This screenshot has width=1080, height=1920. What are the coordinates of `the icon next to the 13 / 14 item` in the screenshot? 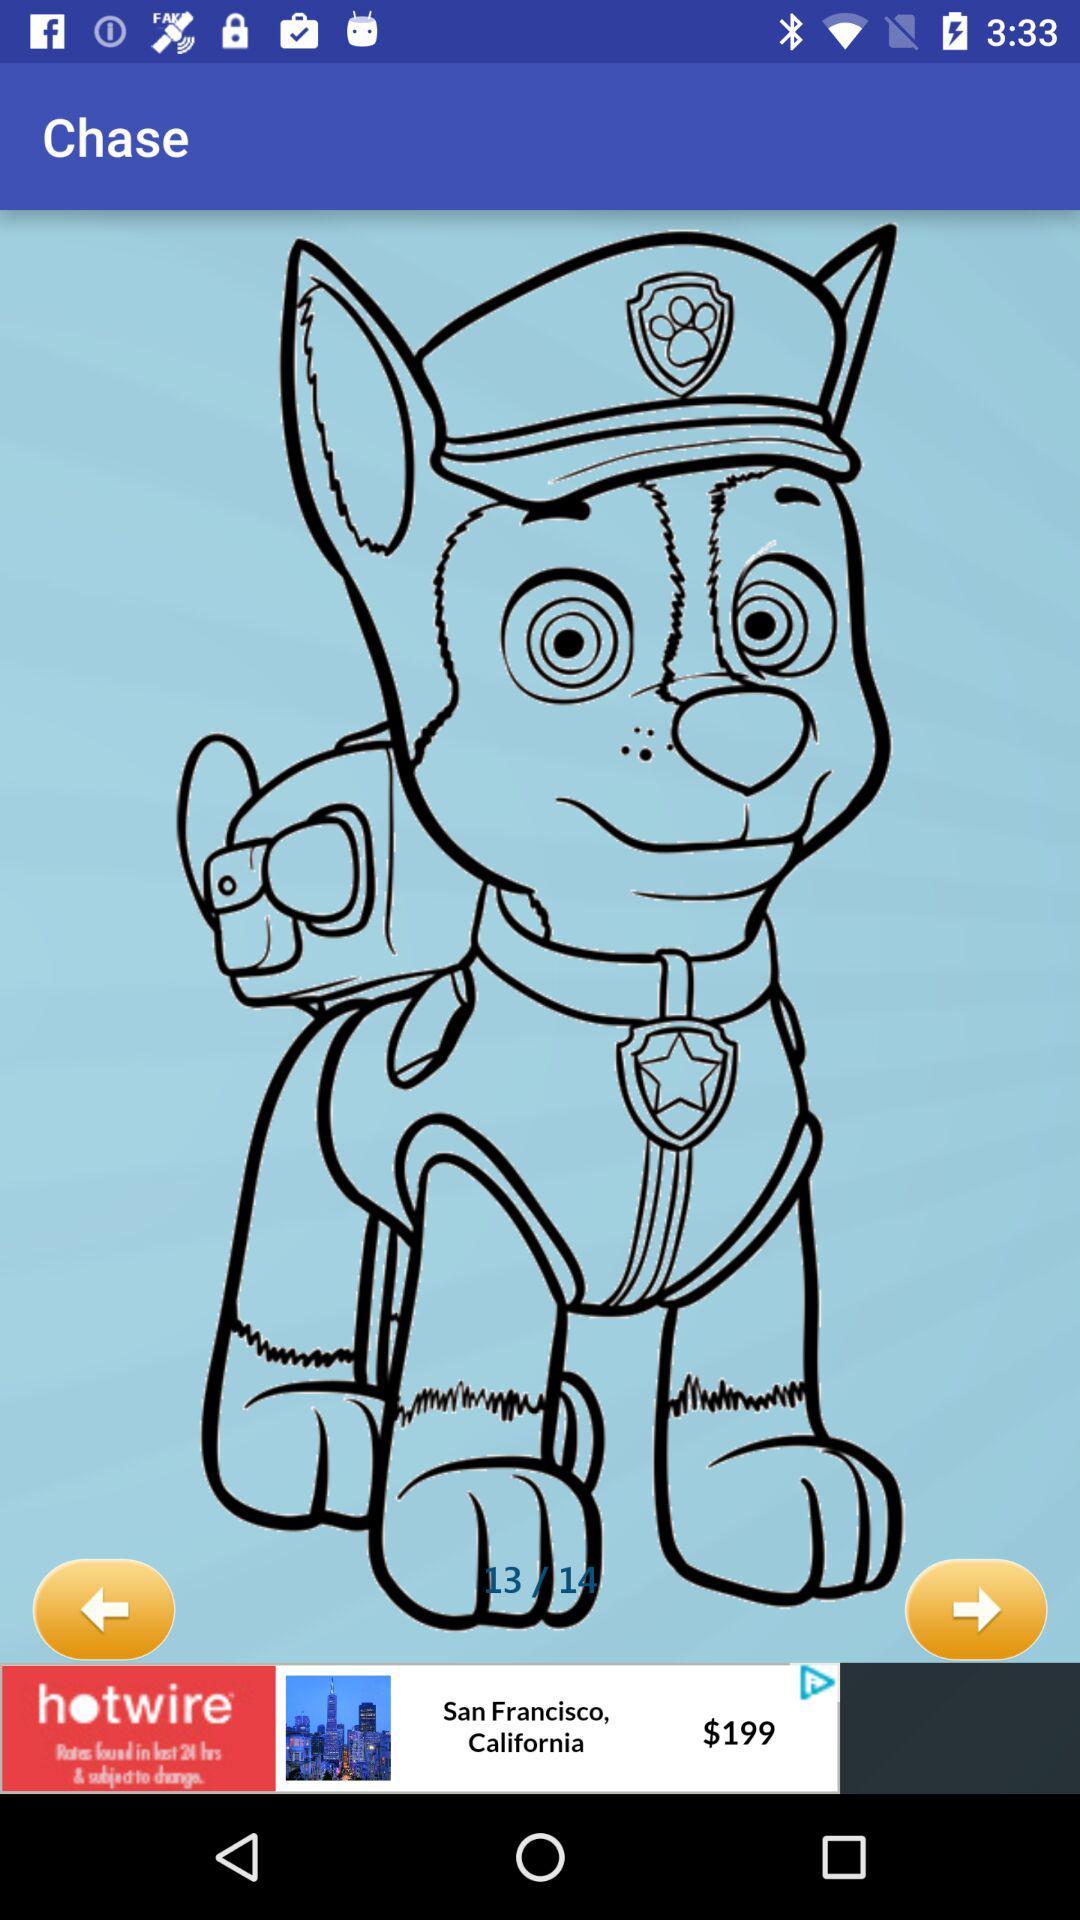 It's located at (103, 1610).